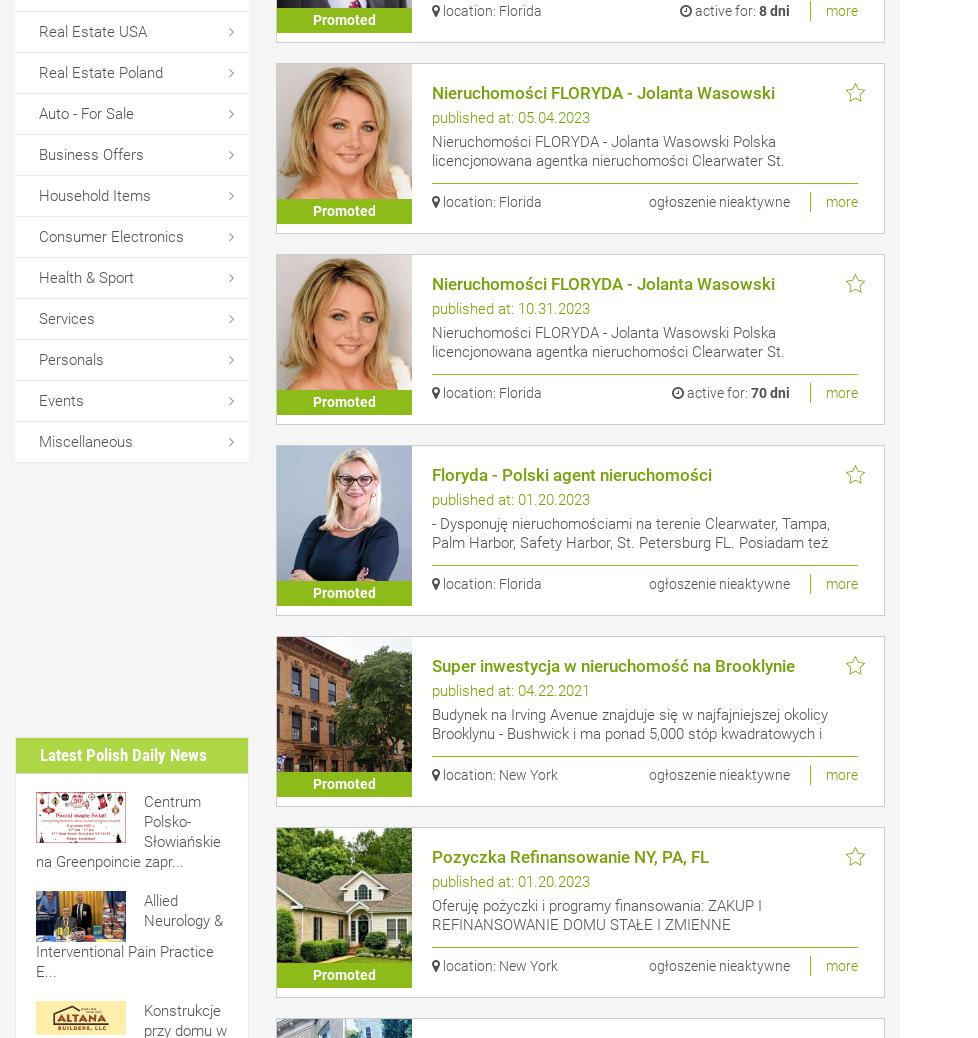  What do you see at coordinates (772, 10) in the screenshot?
I see `'8                  dni'` at bounding box center [772, 10].